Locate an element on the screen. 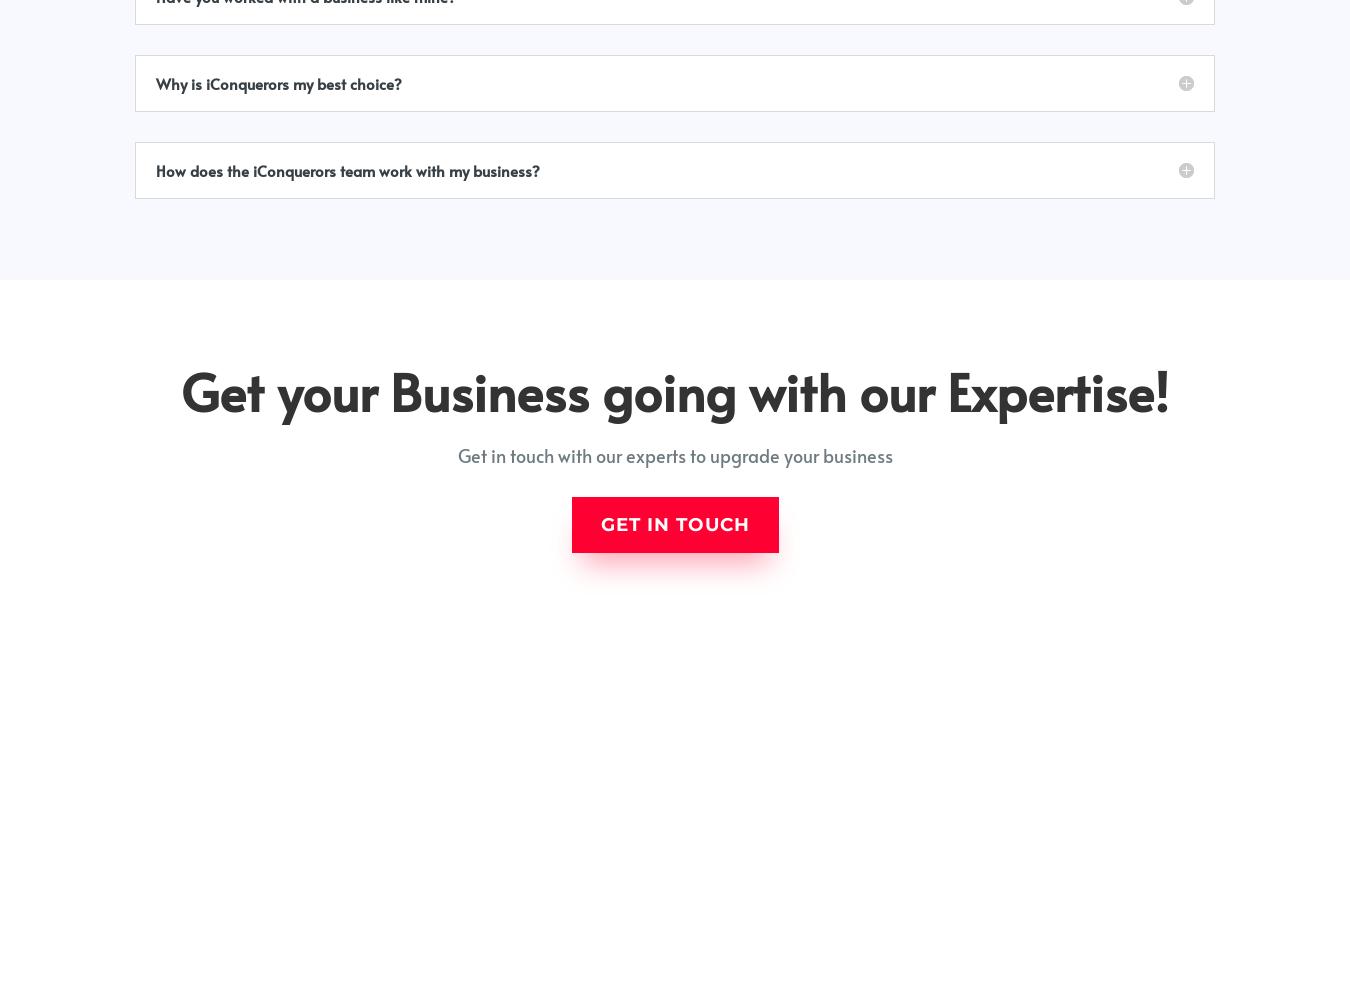  '+91 701 319 6804' is located at coordinates (995, 885).